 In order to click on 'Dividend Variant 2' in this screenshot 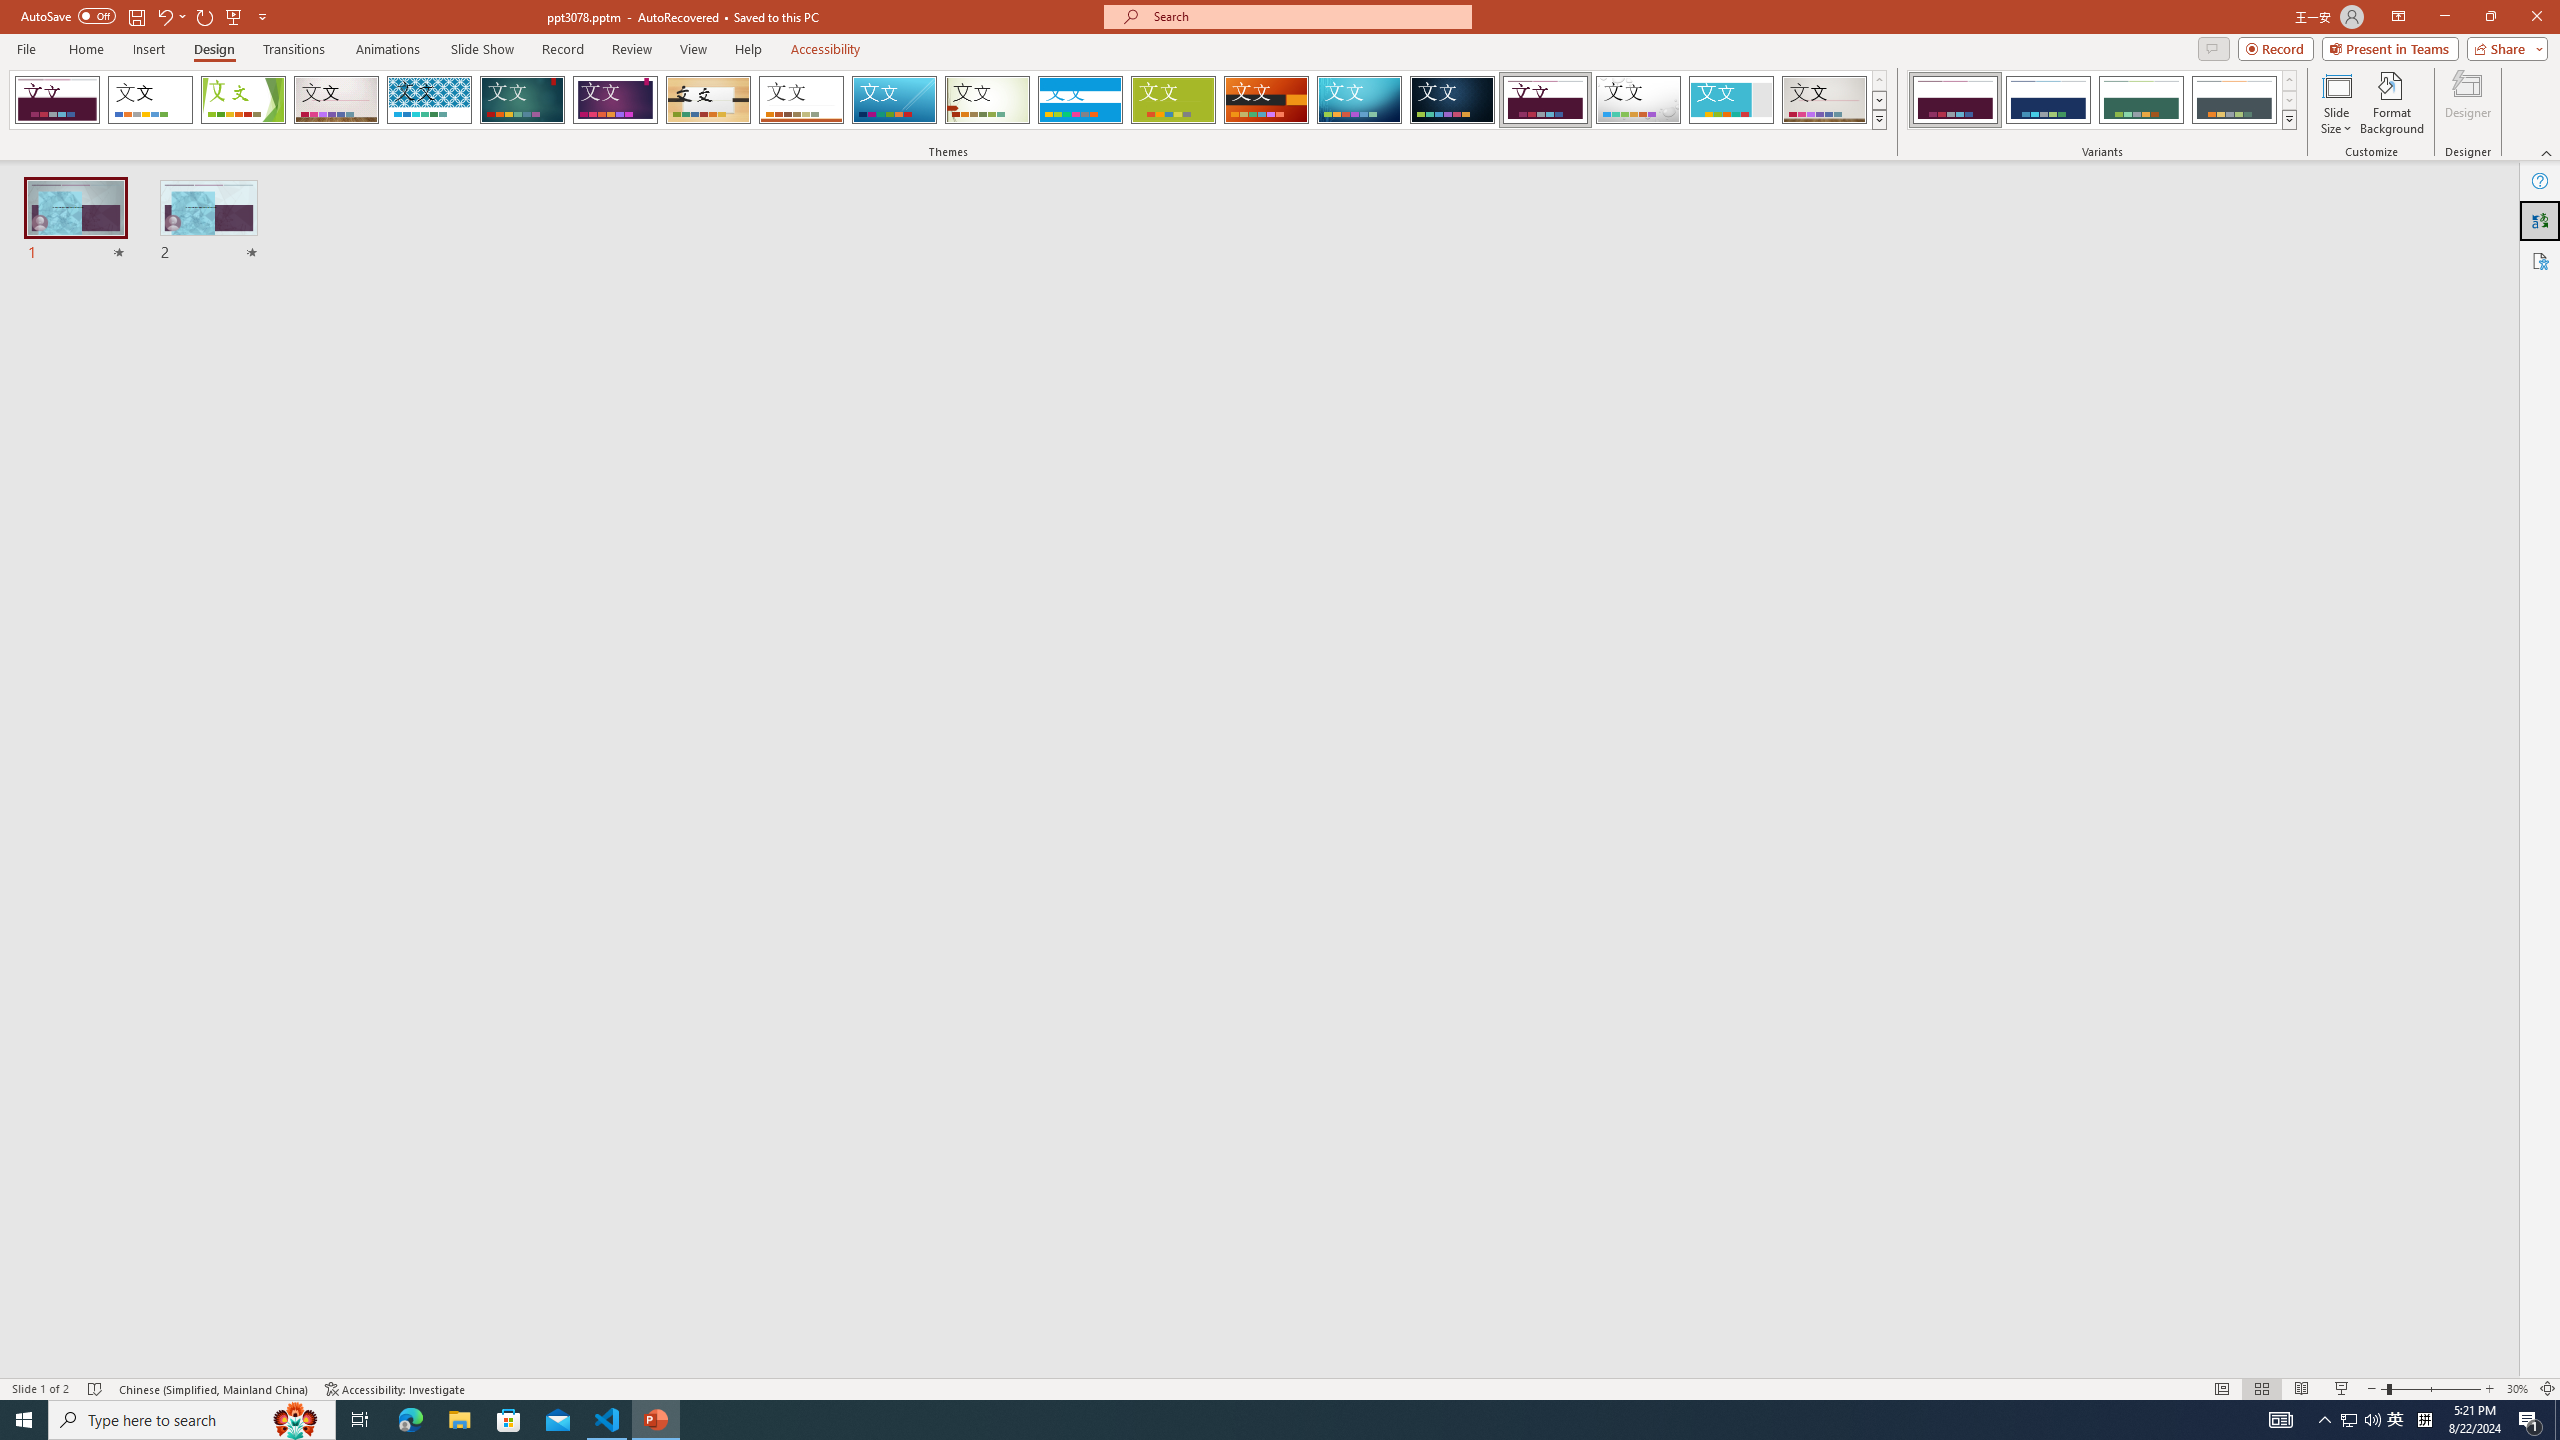, I will do `click(2047, 99)`.